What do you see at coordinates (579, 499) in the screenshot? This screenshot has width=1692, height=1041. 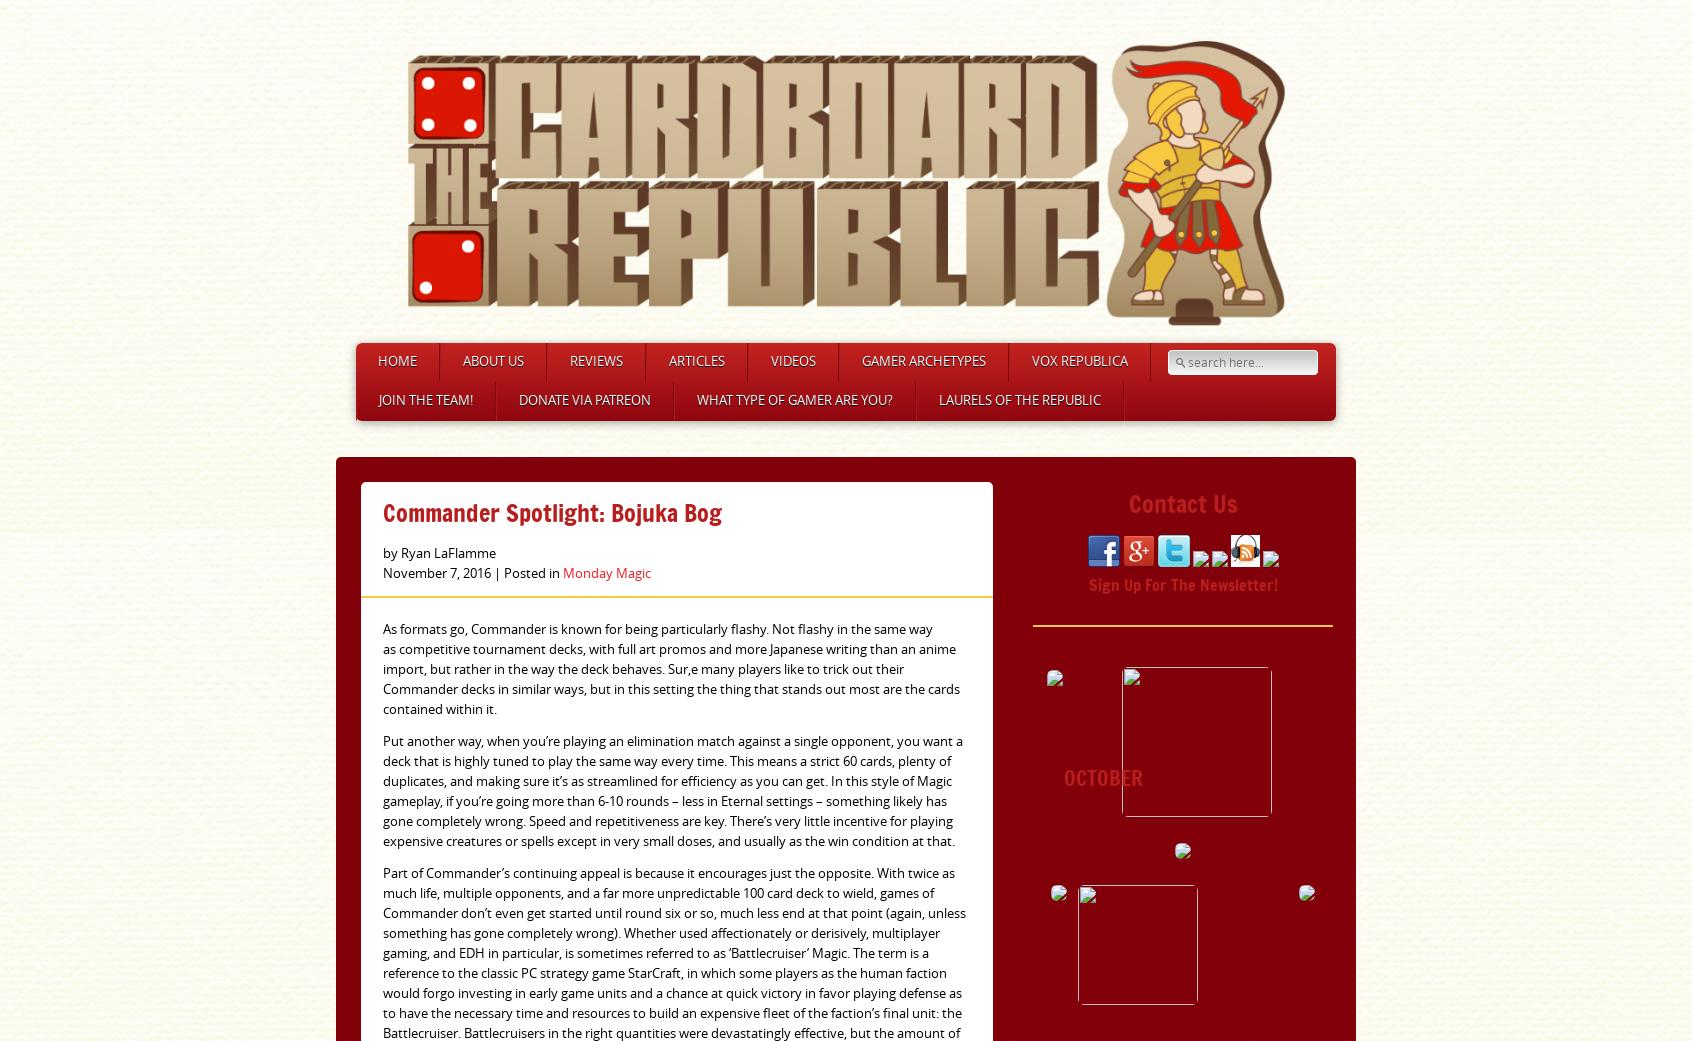 I see `'Board Game Patreon List'` at bounding box center [579, 499].